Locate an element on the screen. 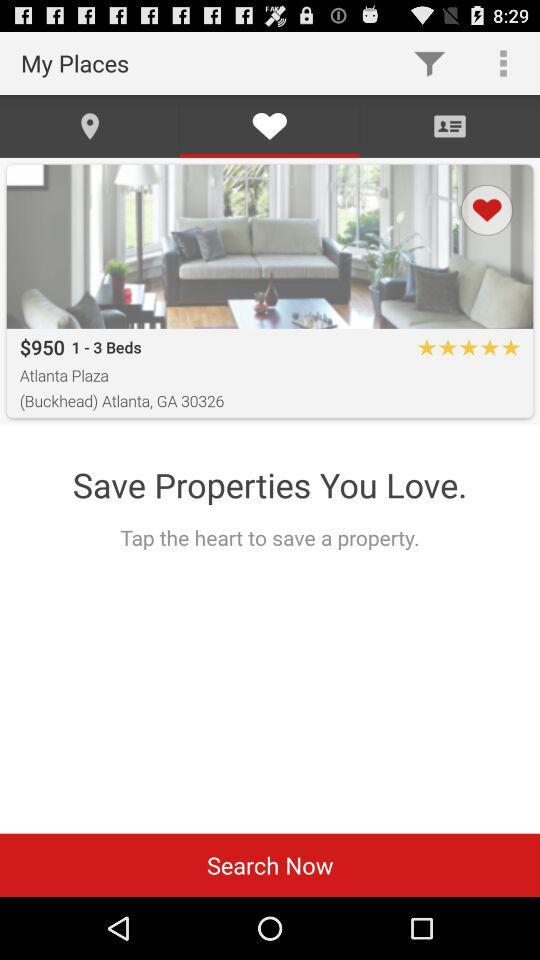 This screenshot has width=540, height=960. the app below tap the heart icon is located at coordinates (270, 864).